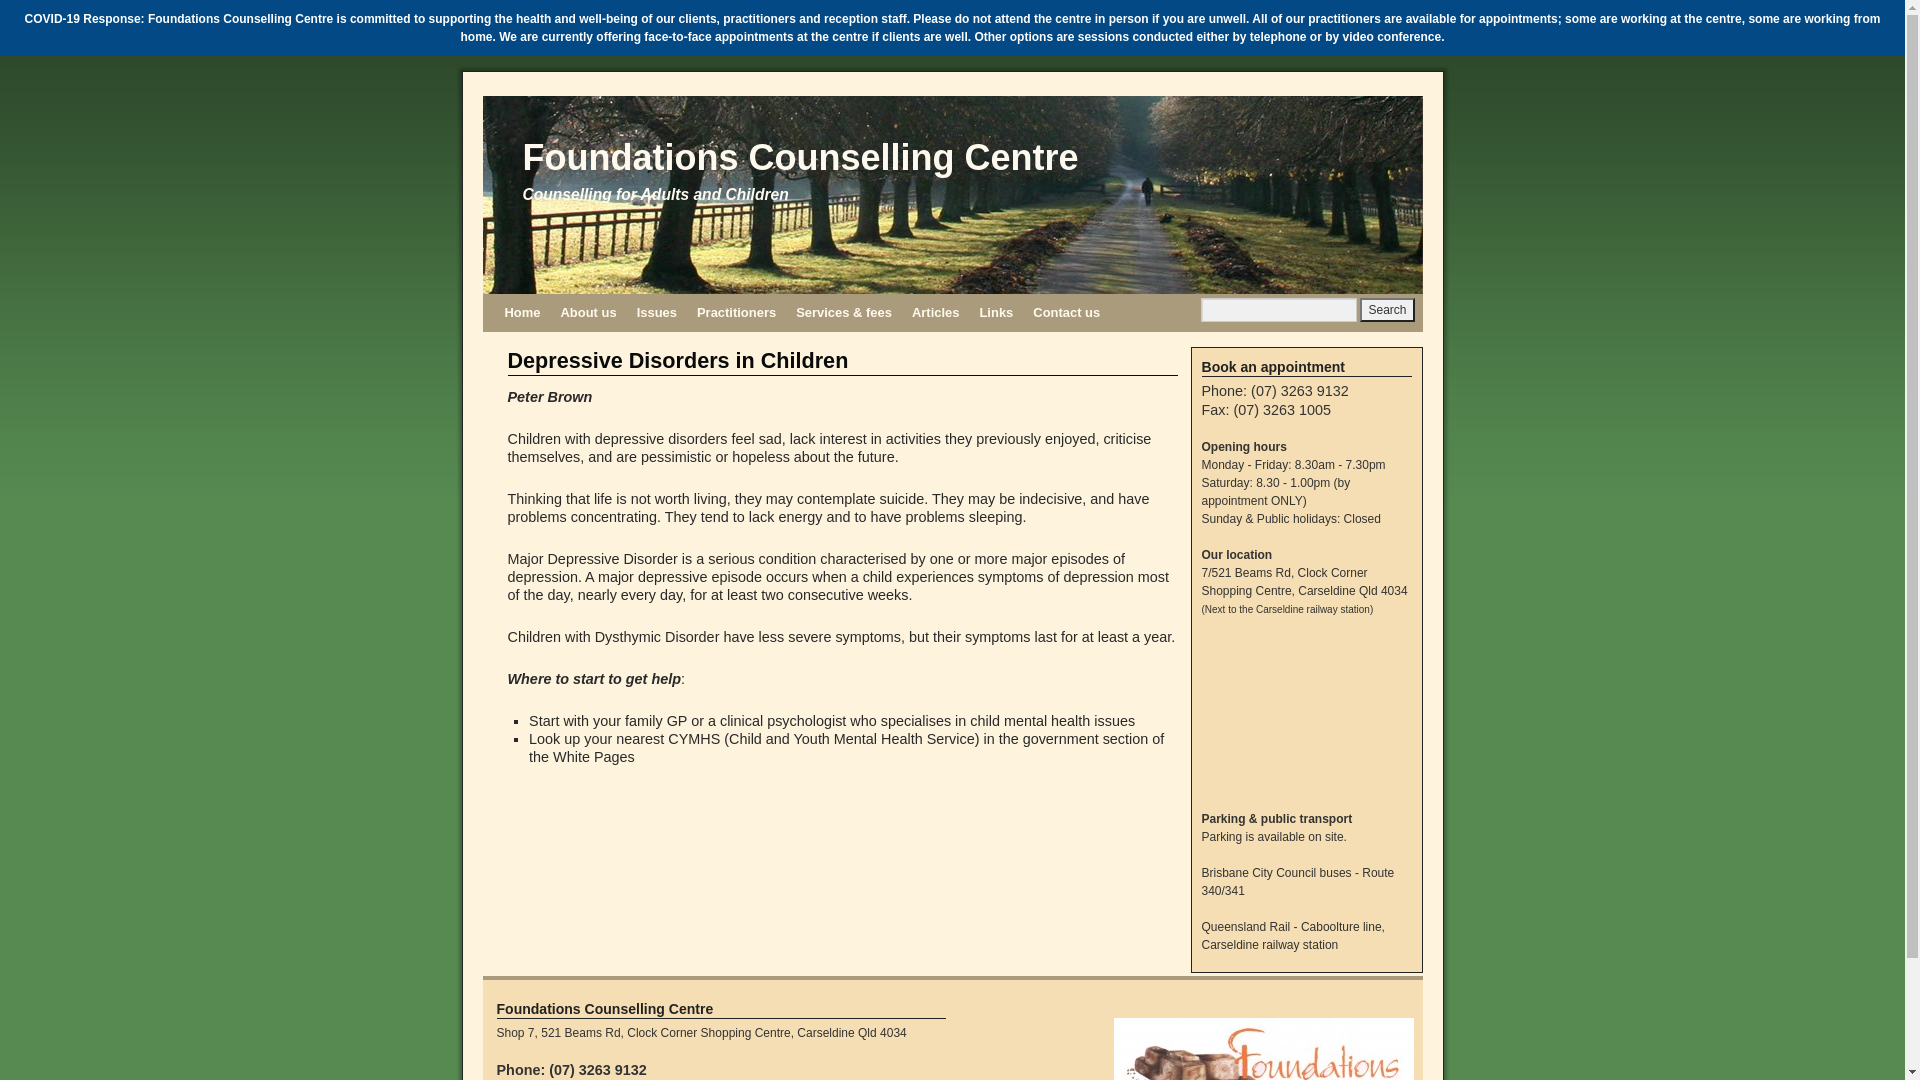 The width and height of the screenshot is (1920, 1080). I want to click on 'Services & fees', so click(844, 312).